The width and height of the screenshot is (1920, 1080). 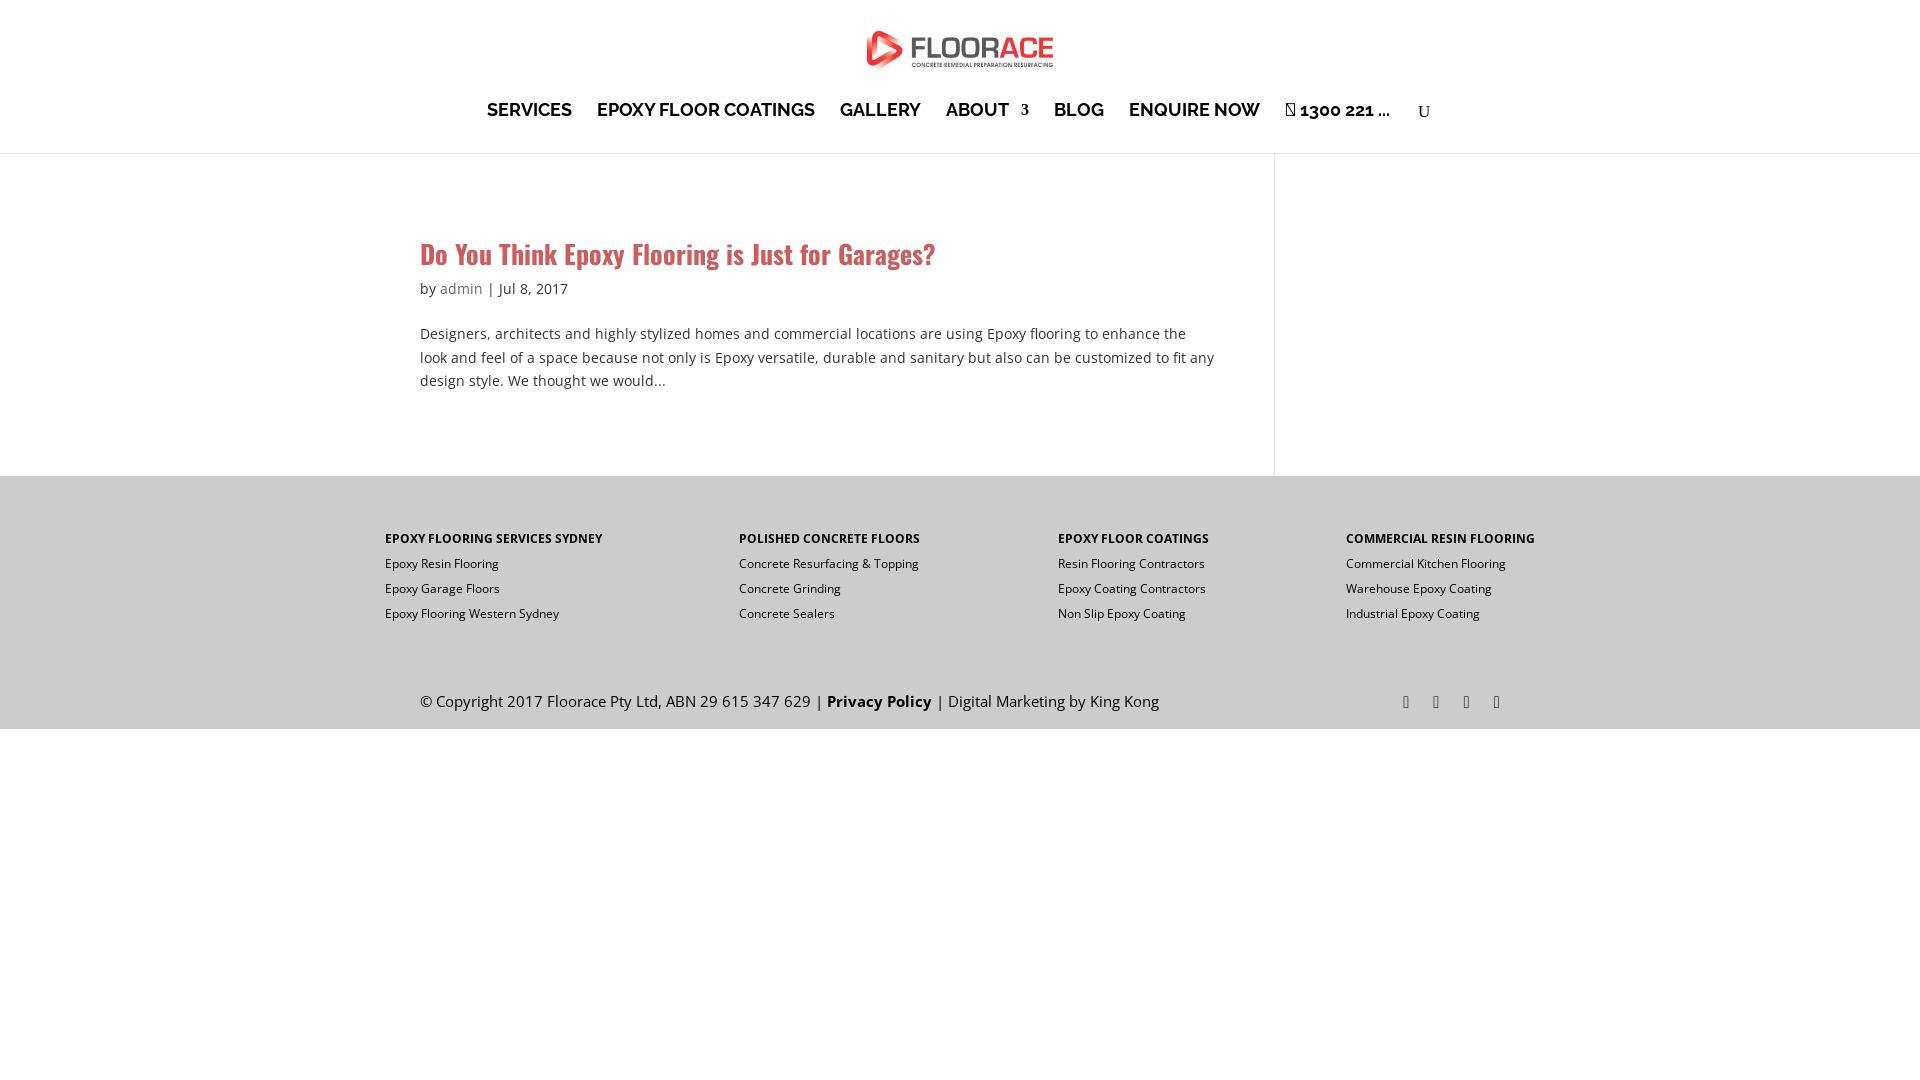 I want to click on 'GALLERY', so click(x=880, y=127).